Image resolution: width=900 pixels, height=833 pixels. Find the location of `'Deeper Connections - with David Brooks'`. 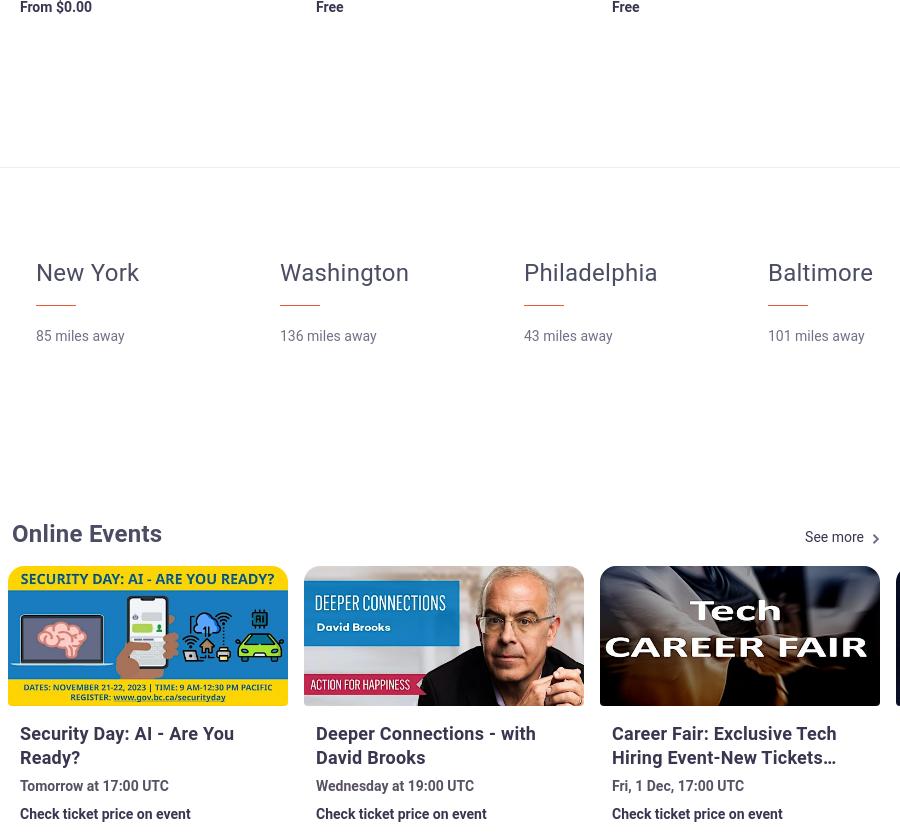

'Deeper Connections - with David Brooks' is located at coordinates (314, 745).